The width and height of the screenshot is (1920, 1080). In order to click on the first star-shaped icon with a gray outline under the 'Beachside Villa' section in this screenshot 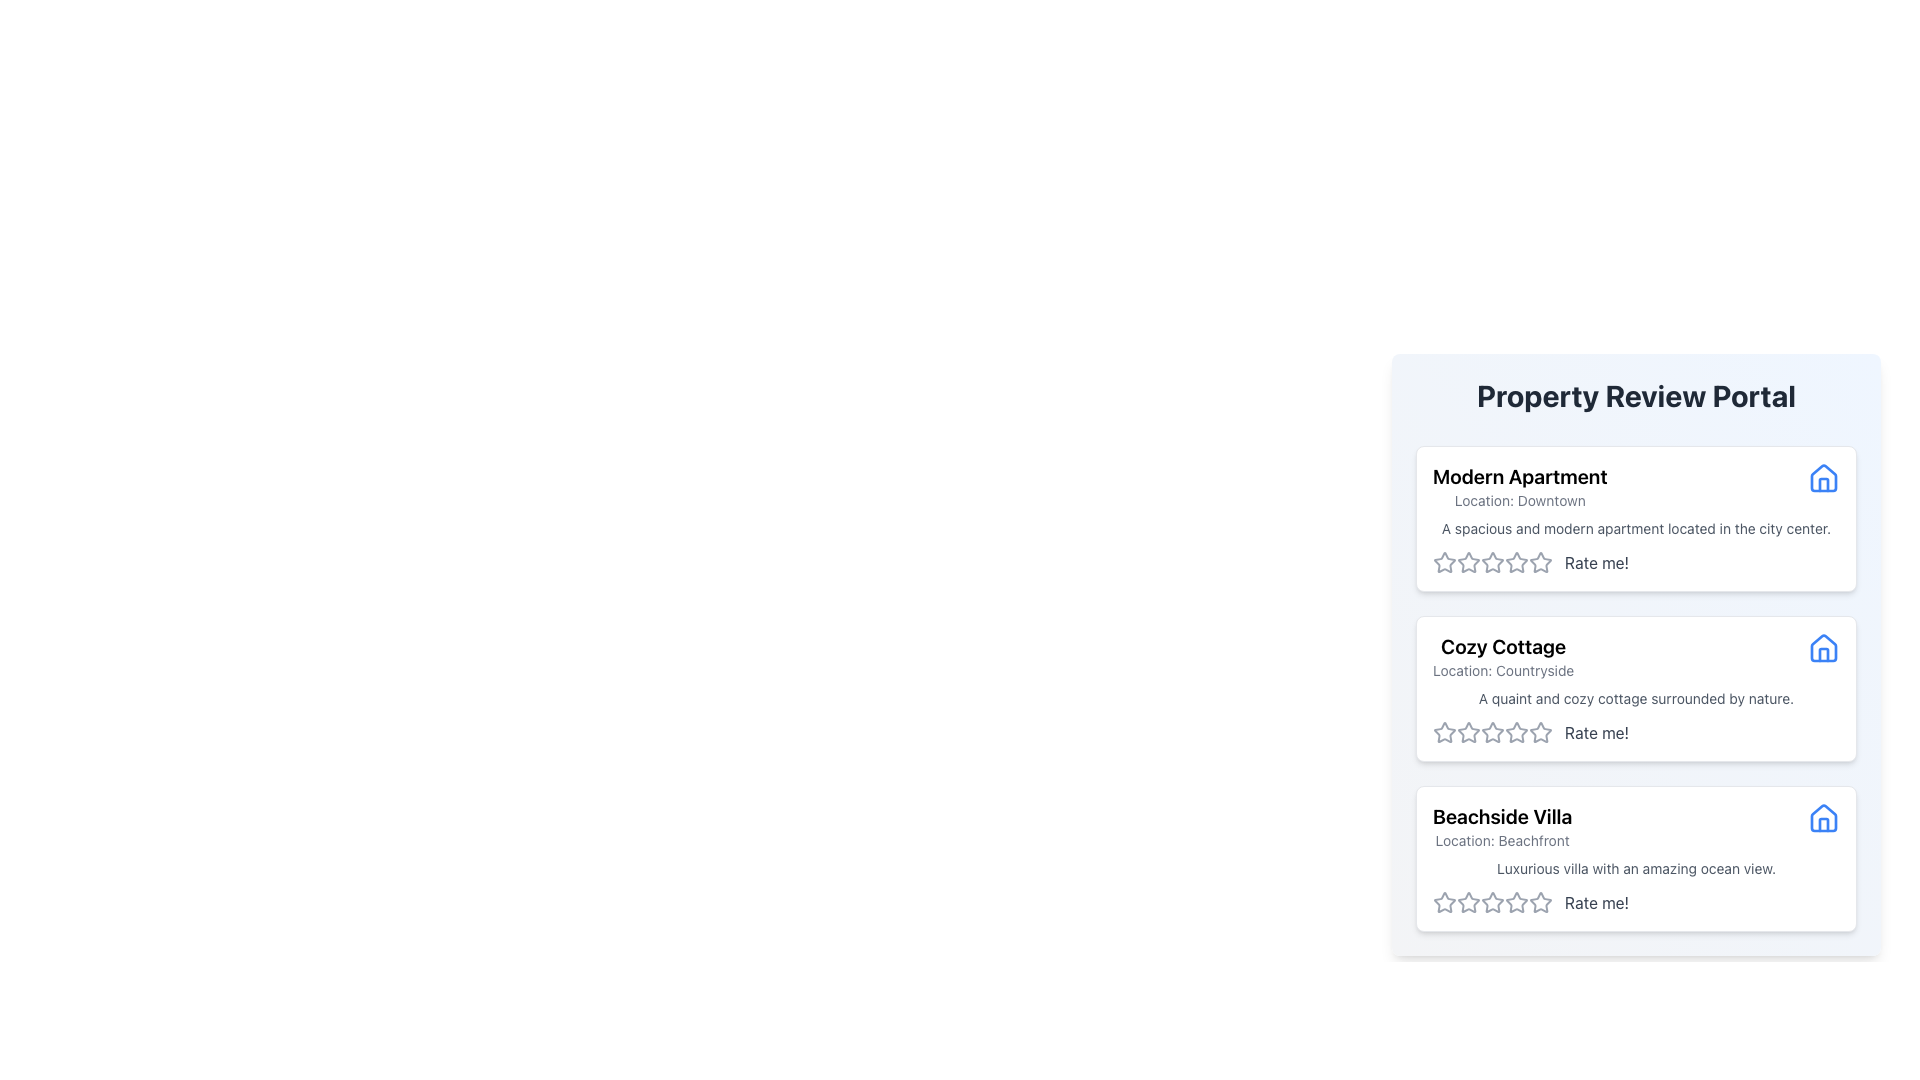, I will do `click(1444, 902)`.